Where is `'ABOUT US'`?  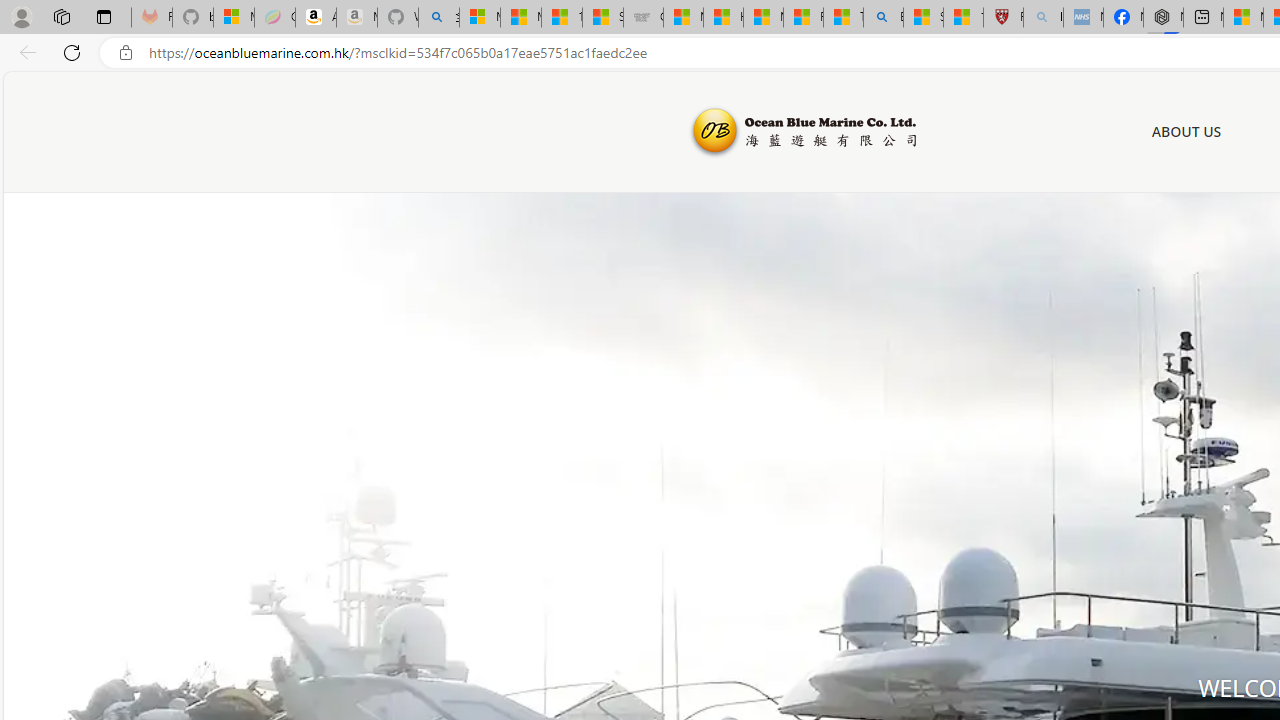
'ABOUT US' is located at coordinates (1186, 131).